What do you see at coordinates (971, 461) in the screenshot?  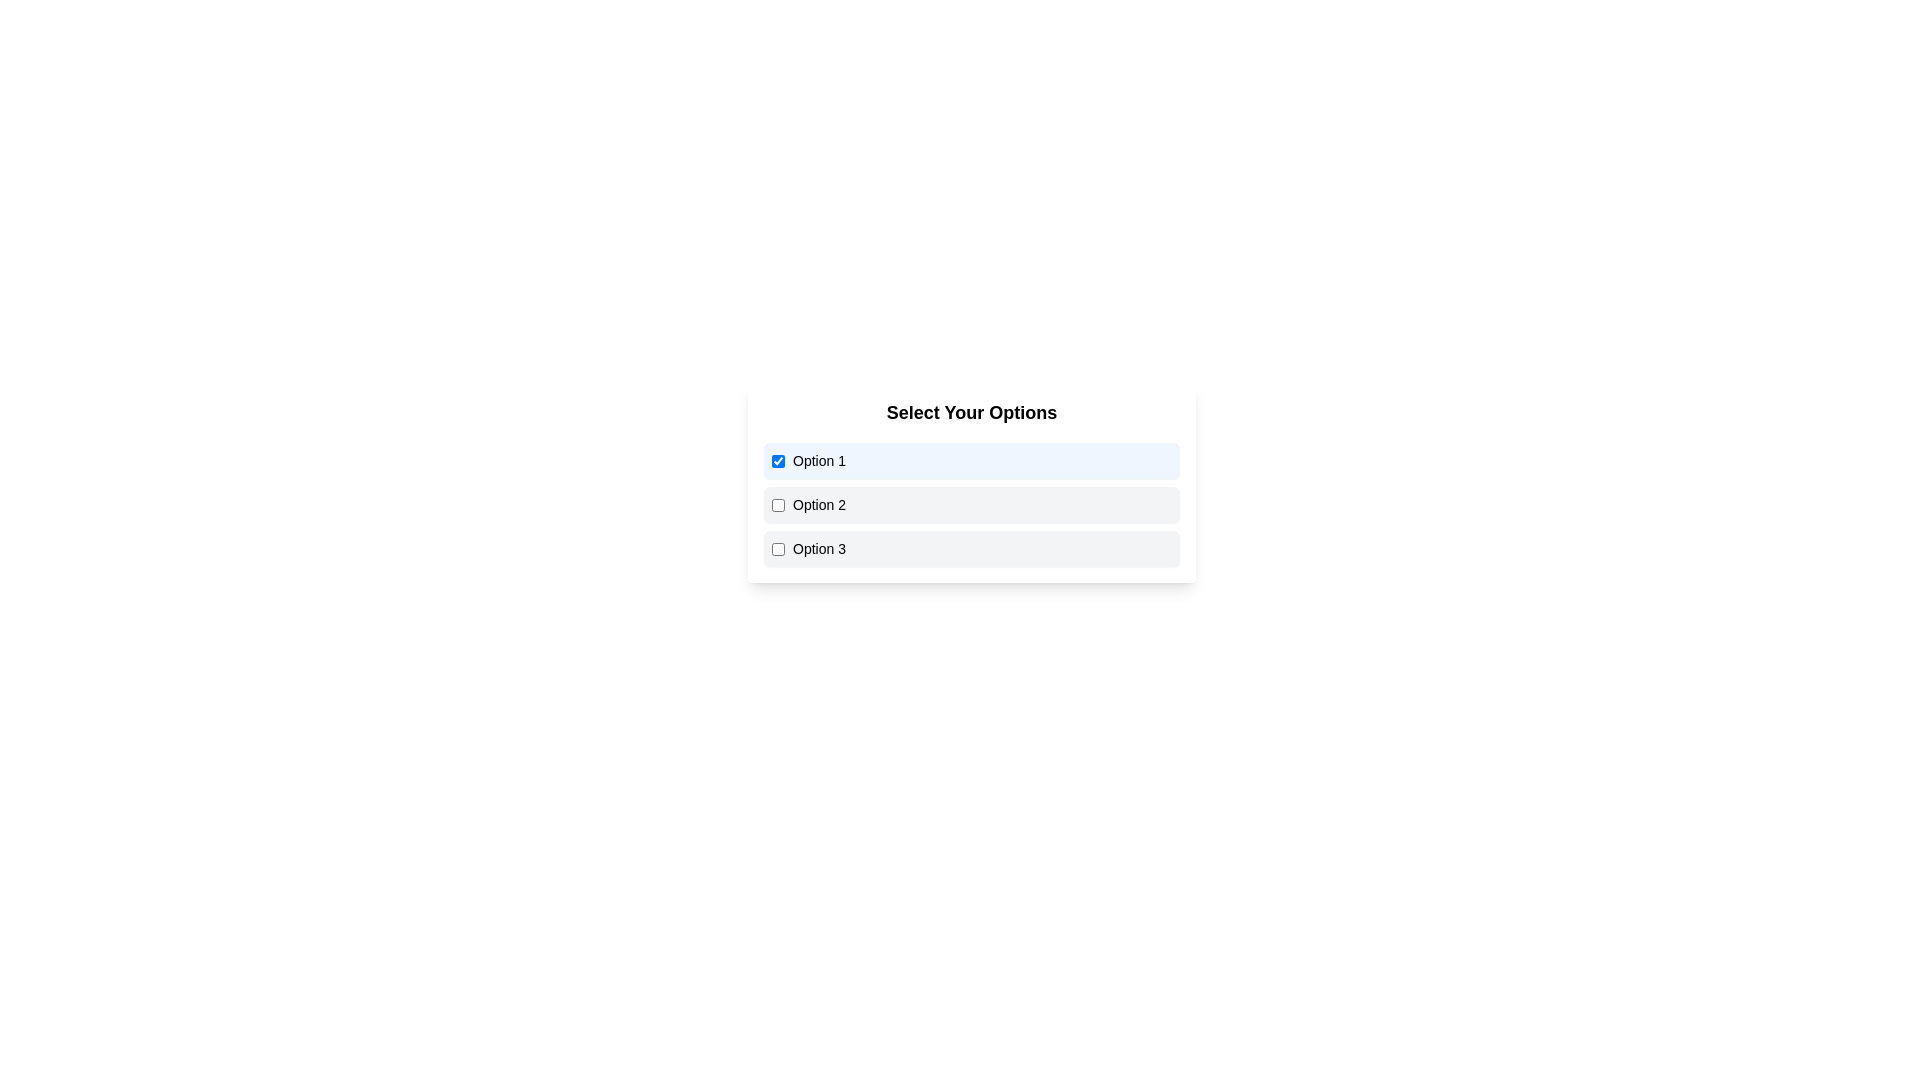 I see `the checkbox labeled 'Option 1'` at bounding box center [971, 461].